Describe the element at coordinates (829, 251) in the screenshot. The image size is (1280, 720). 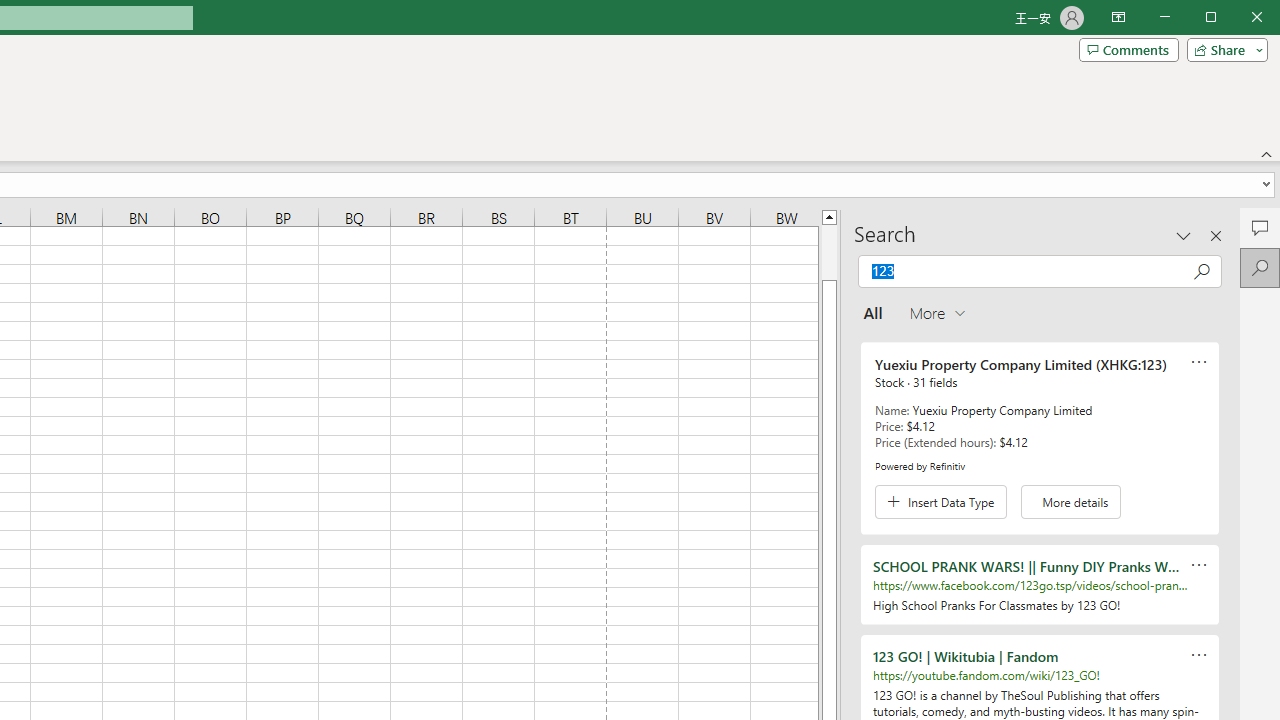
I see `'Page up'` at that location.